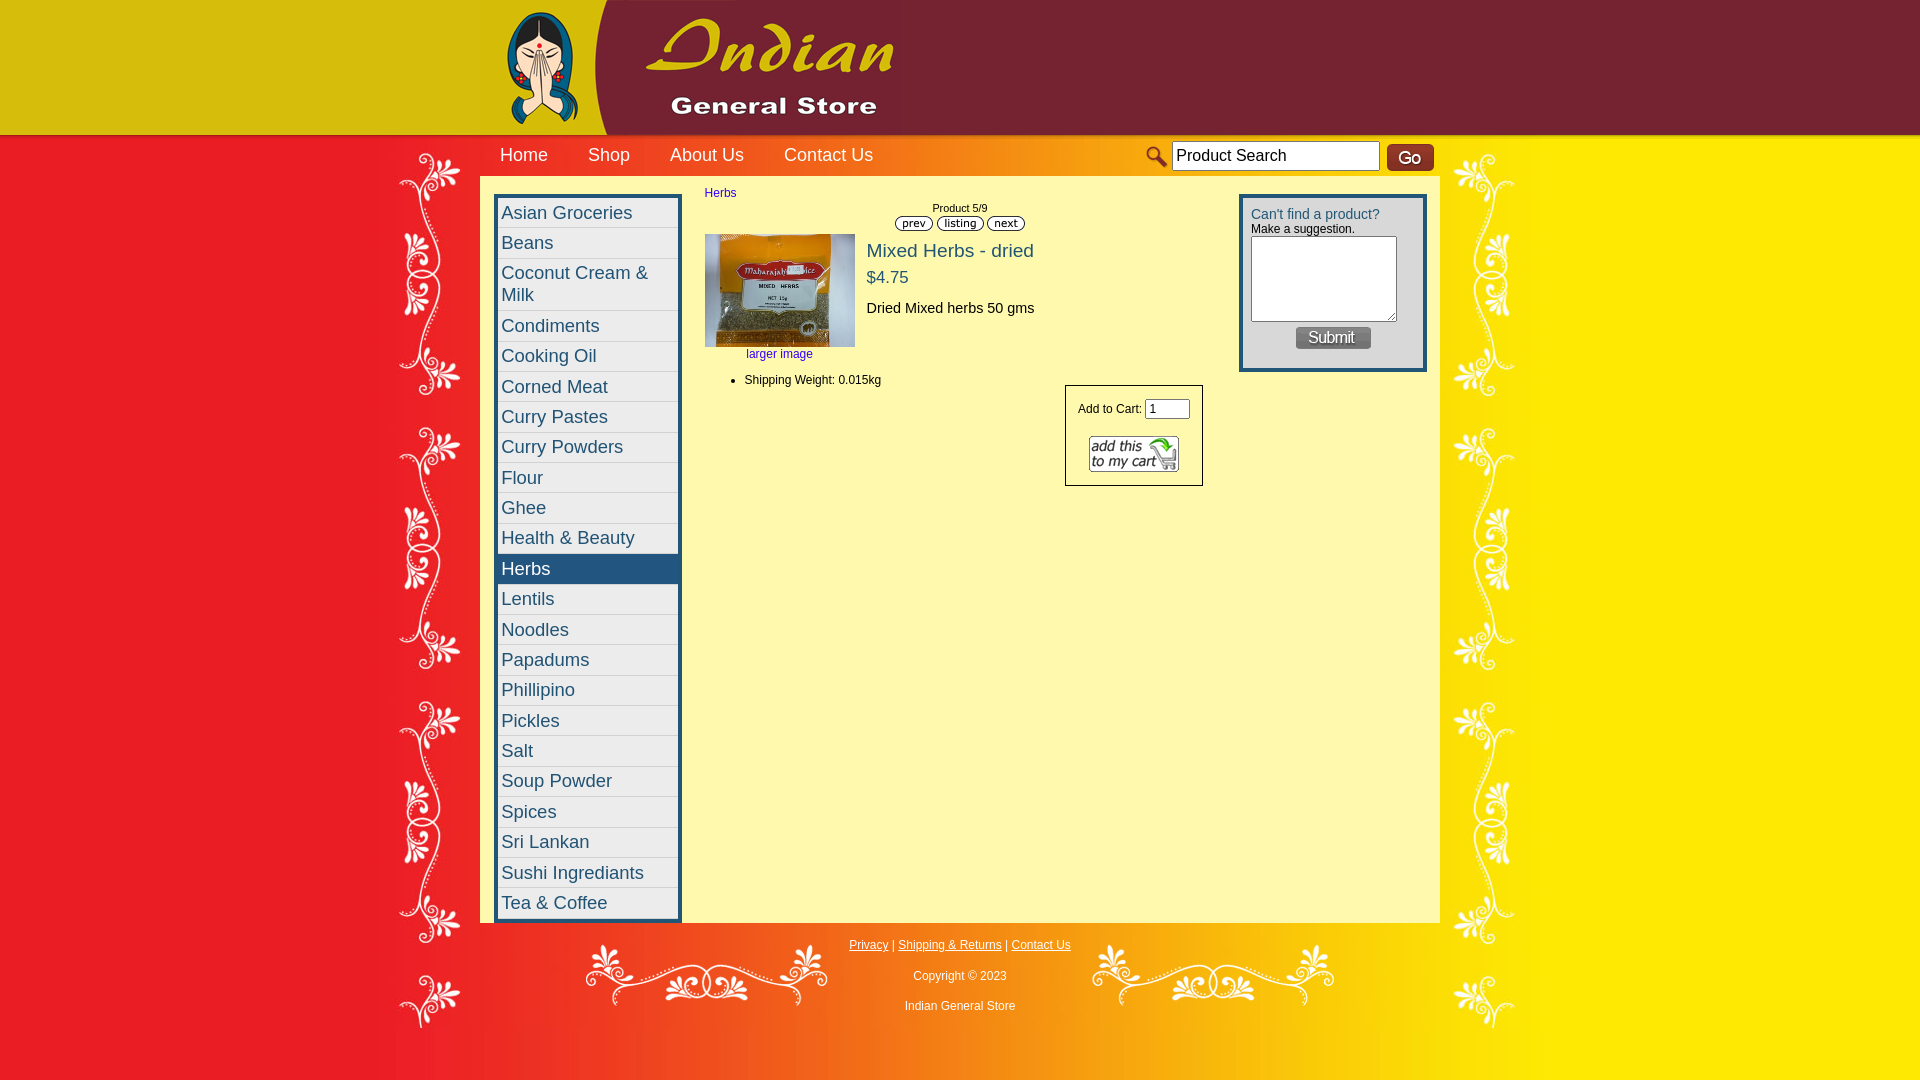  I want to click on 'Coconut Cream & Milk', so click(587, 285).